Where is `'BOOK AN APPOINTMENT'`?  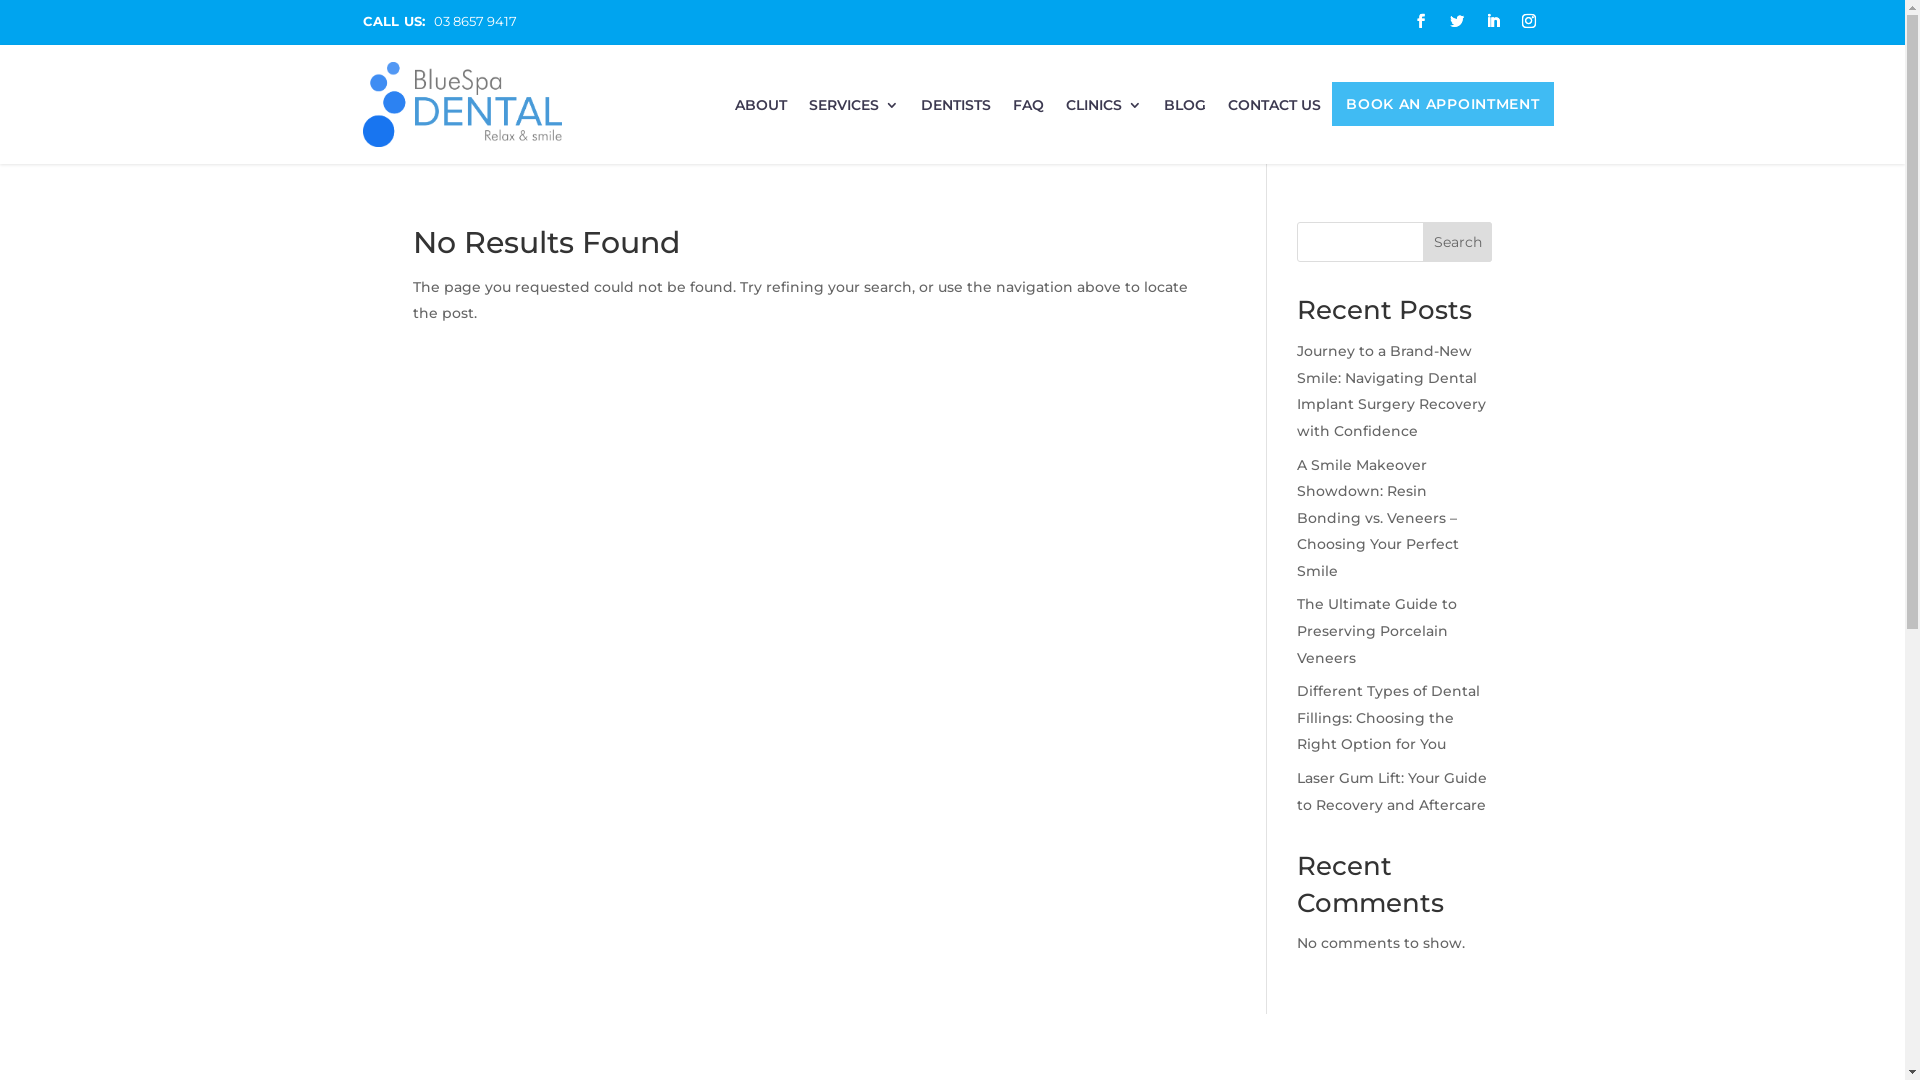 'BOOK AN APPOINTMENT' is located at coordinates (1442, 108).